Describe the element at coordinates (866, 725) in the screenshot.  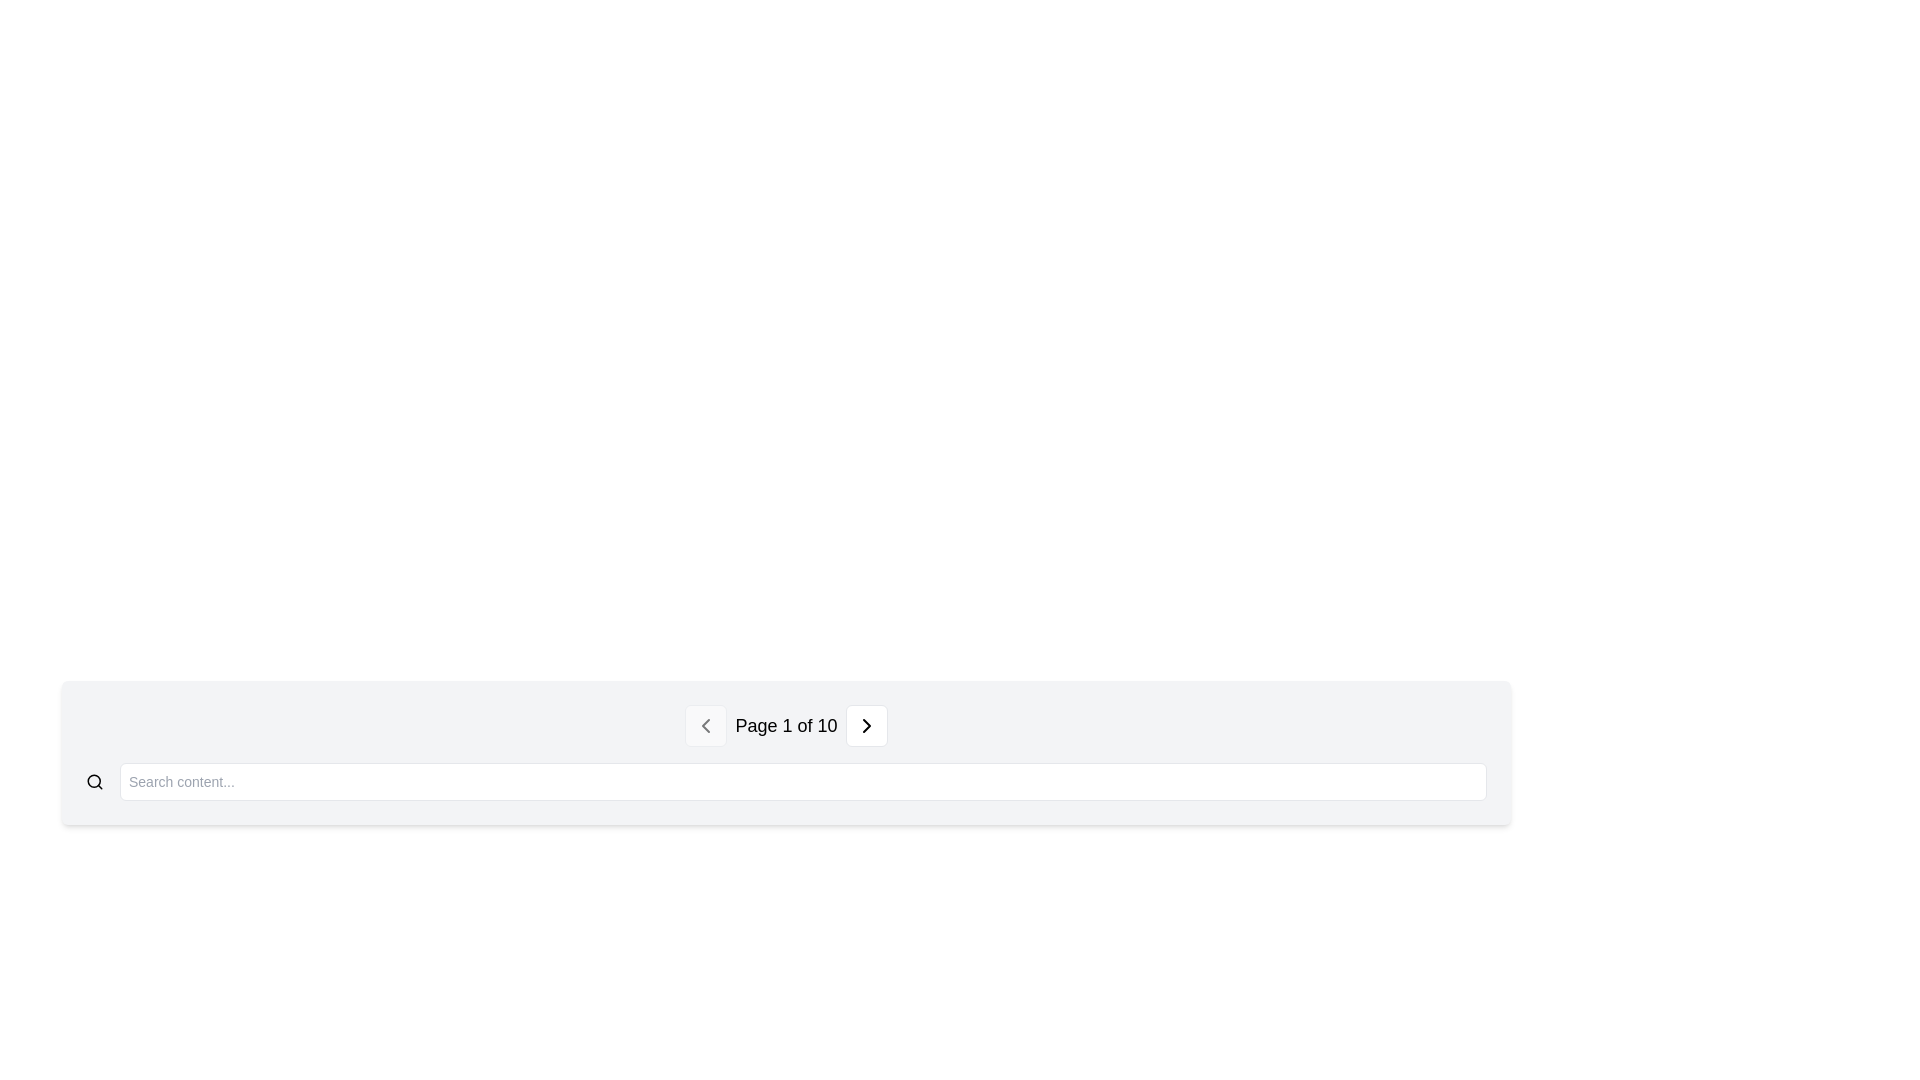
I see `the 'Next' button located to the right of 'Page 1 of 10' to advance to the next page in the pagination system` at that location.